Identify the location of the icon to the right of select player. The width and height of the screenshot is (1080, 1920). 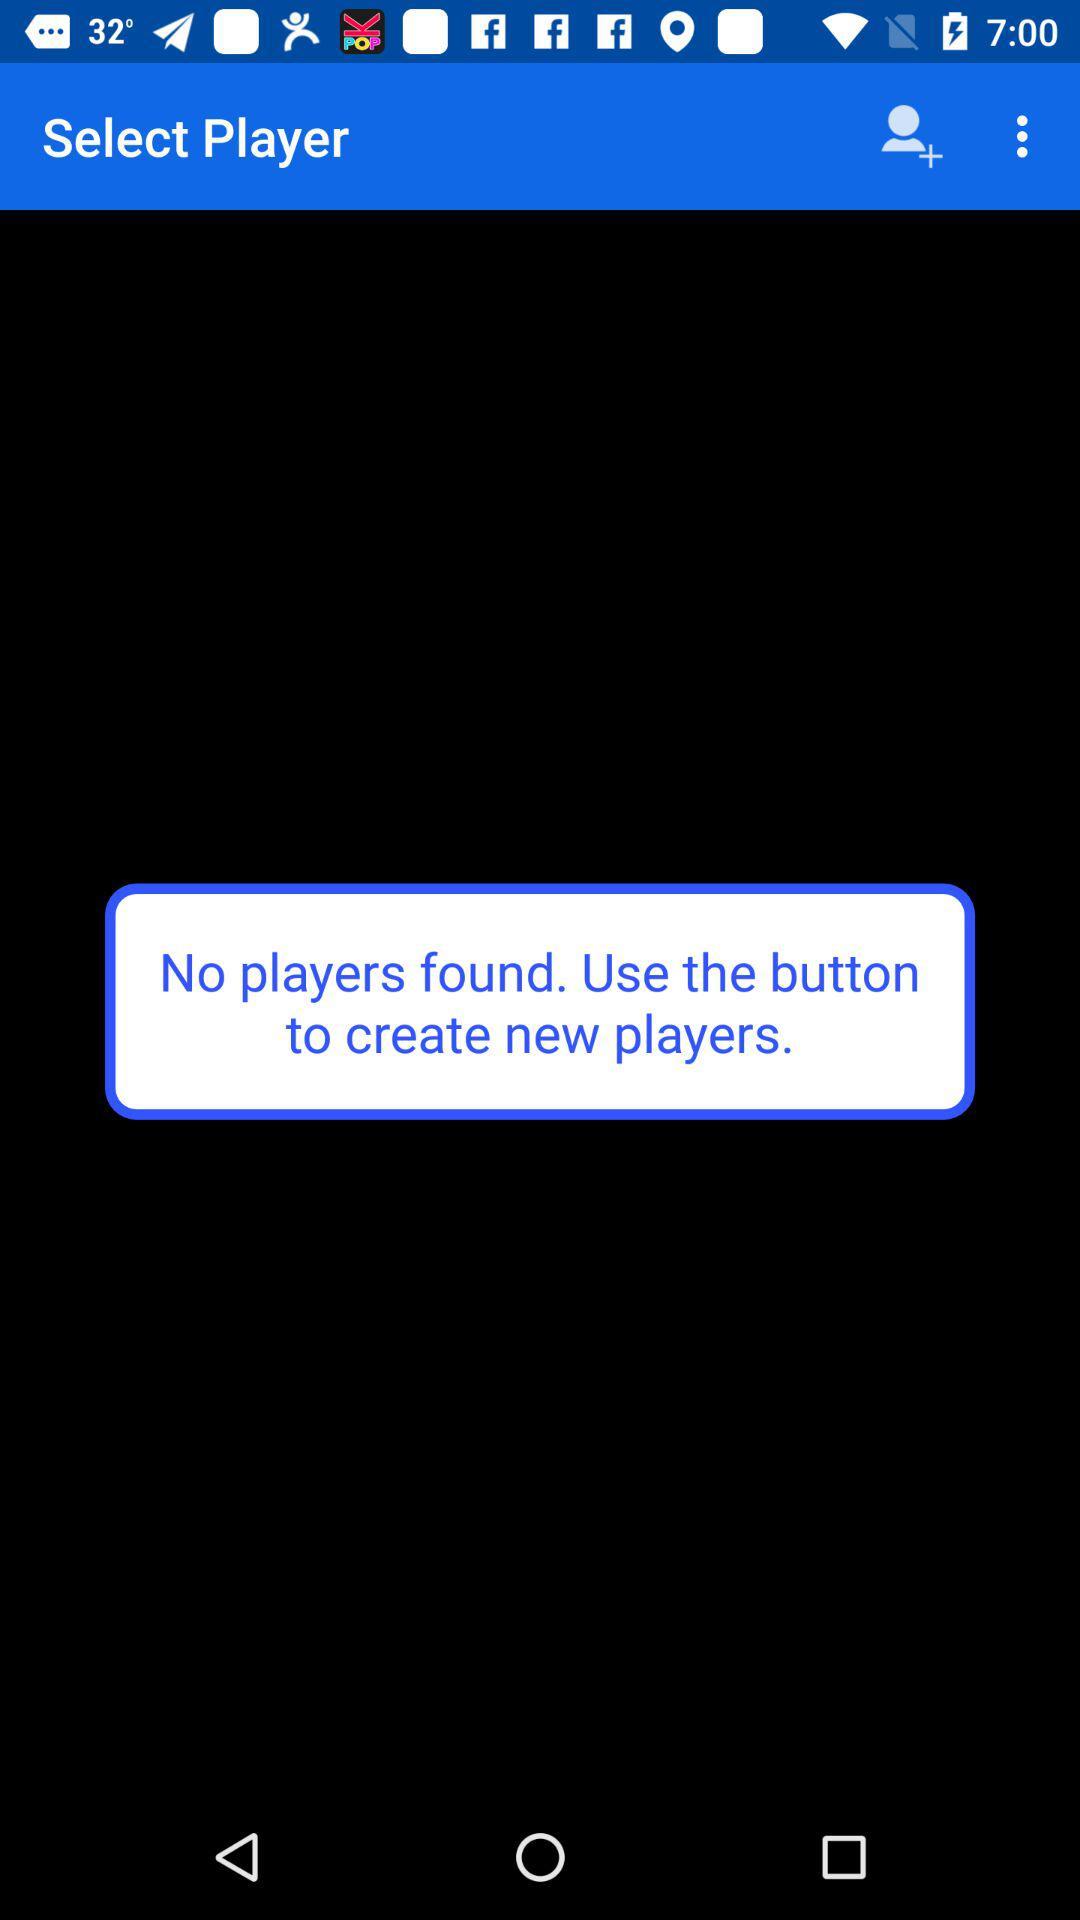
(911, 135).